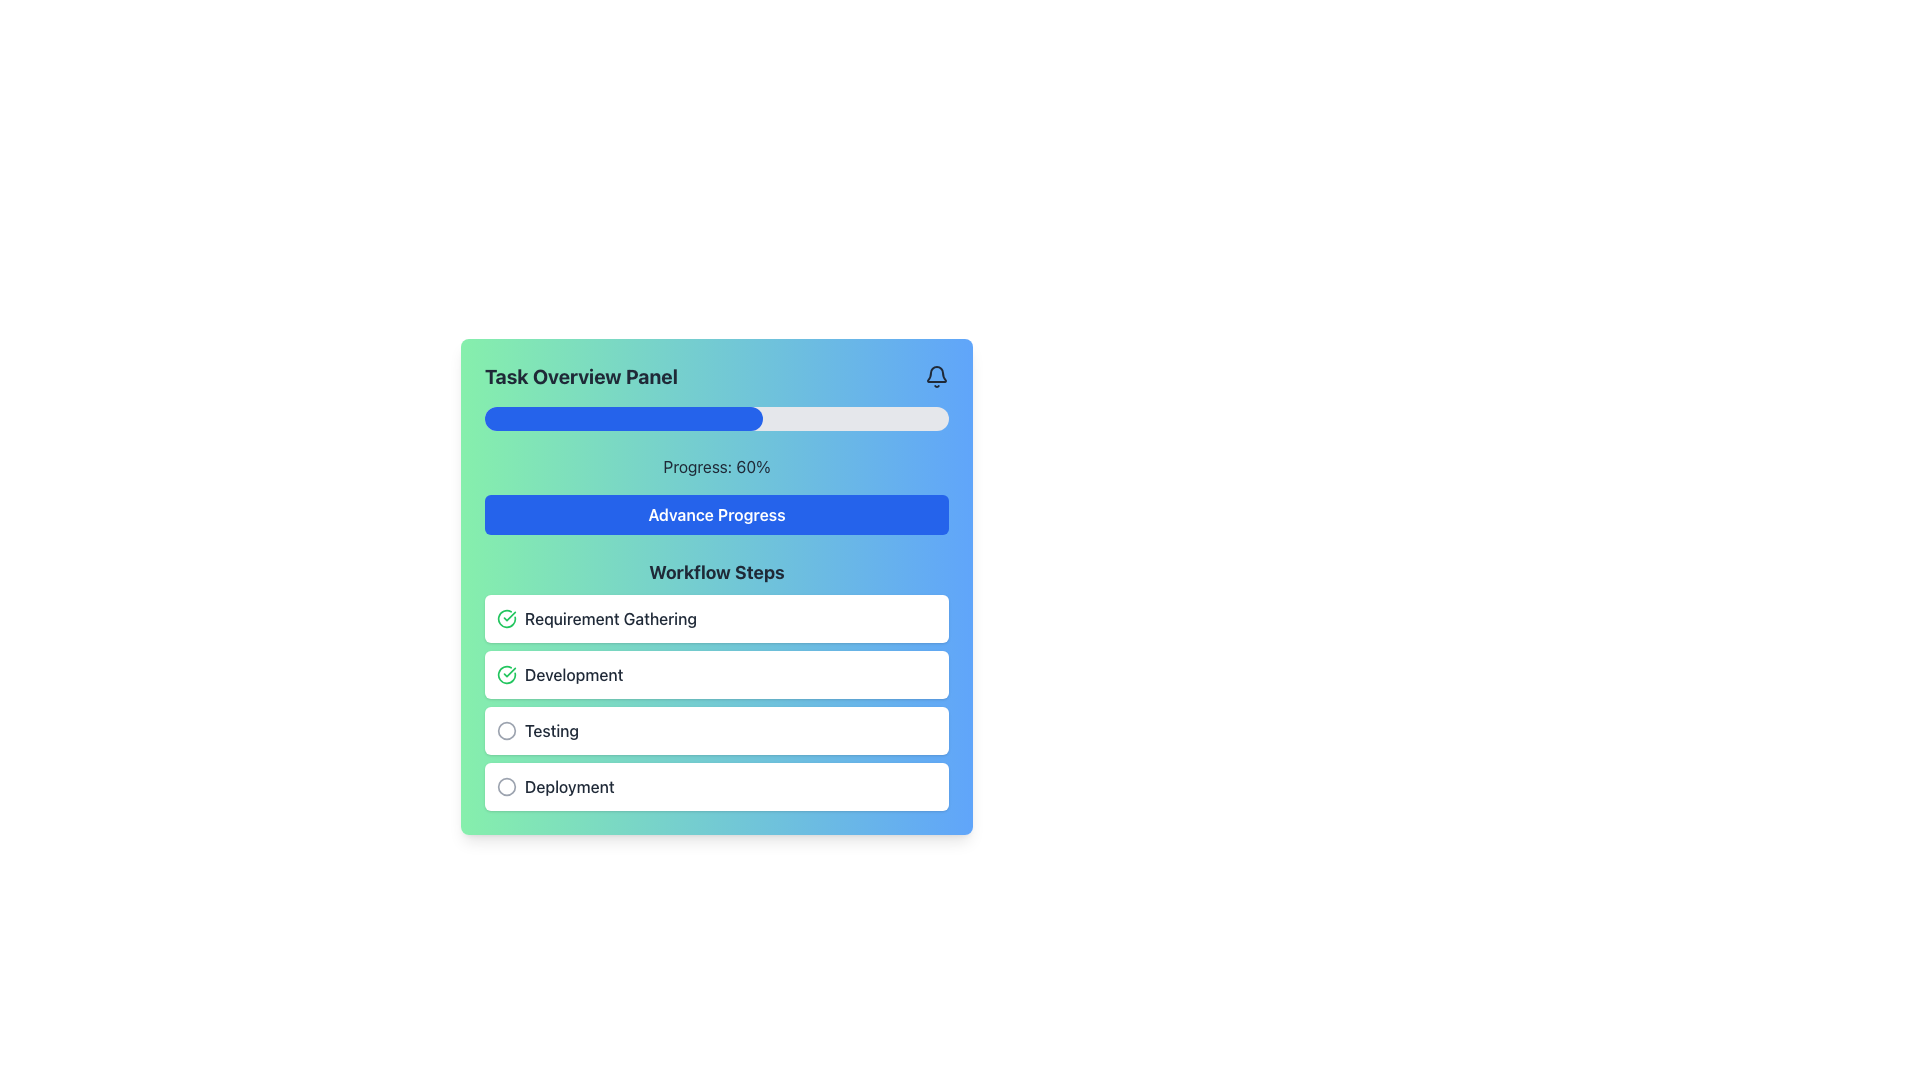 The image size is (1920, 1080). Describe the element at coordinates (568, 785) in the screenshot. I see `the text label reading 'Deployment' styled with dark gray font, located in the Workflow Steps section of the interface, positioned below two circular icons` at that location.